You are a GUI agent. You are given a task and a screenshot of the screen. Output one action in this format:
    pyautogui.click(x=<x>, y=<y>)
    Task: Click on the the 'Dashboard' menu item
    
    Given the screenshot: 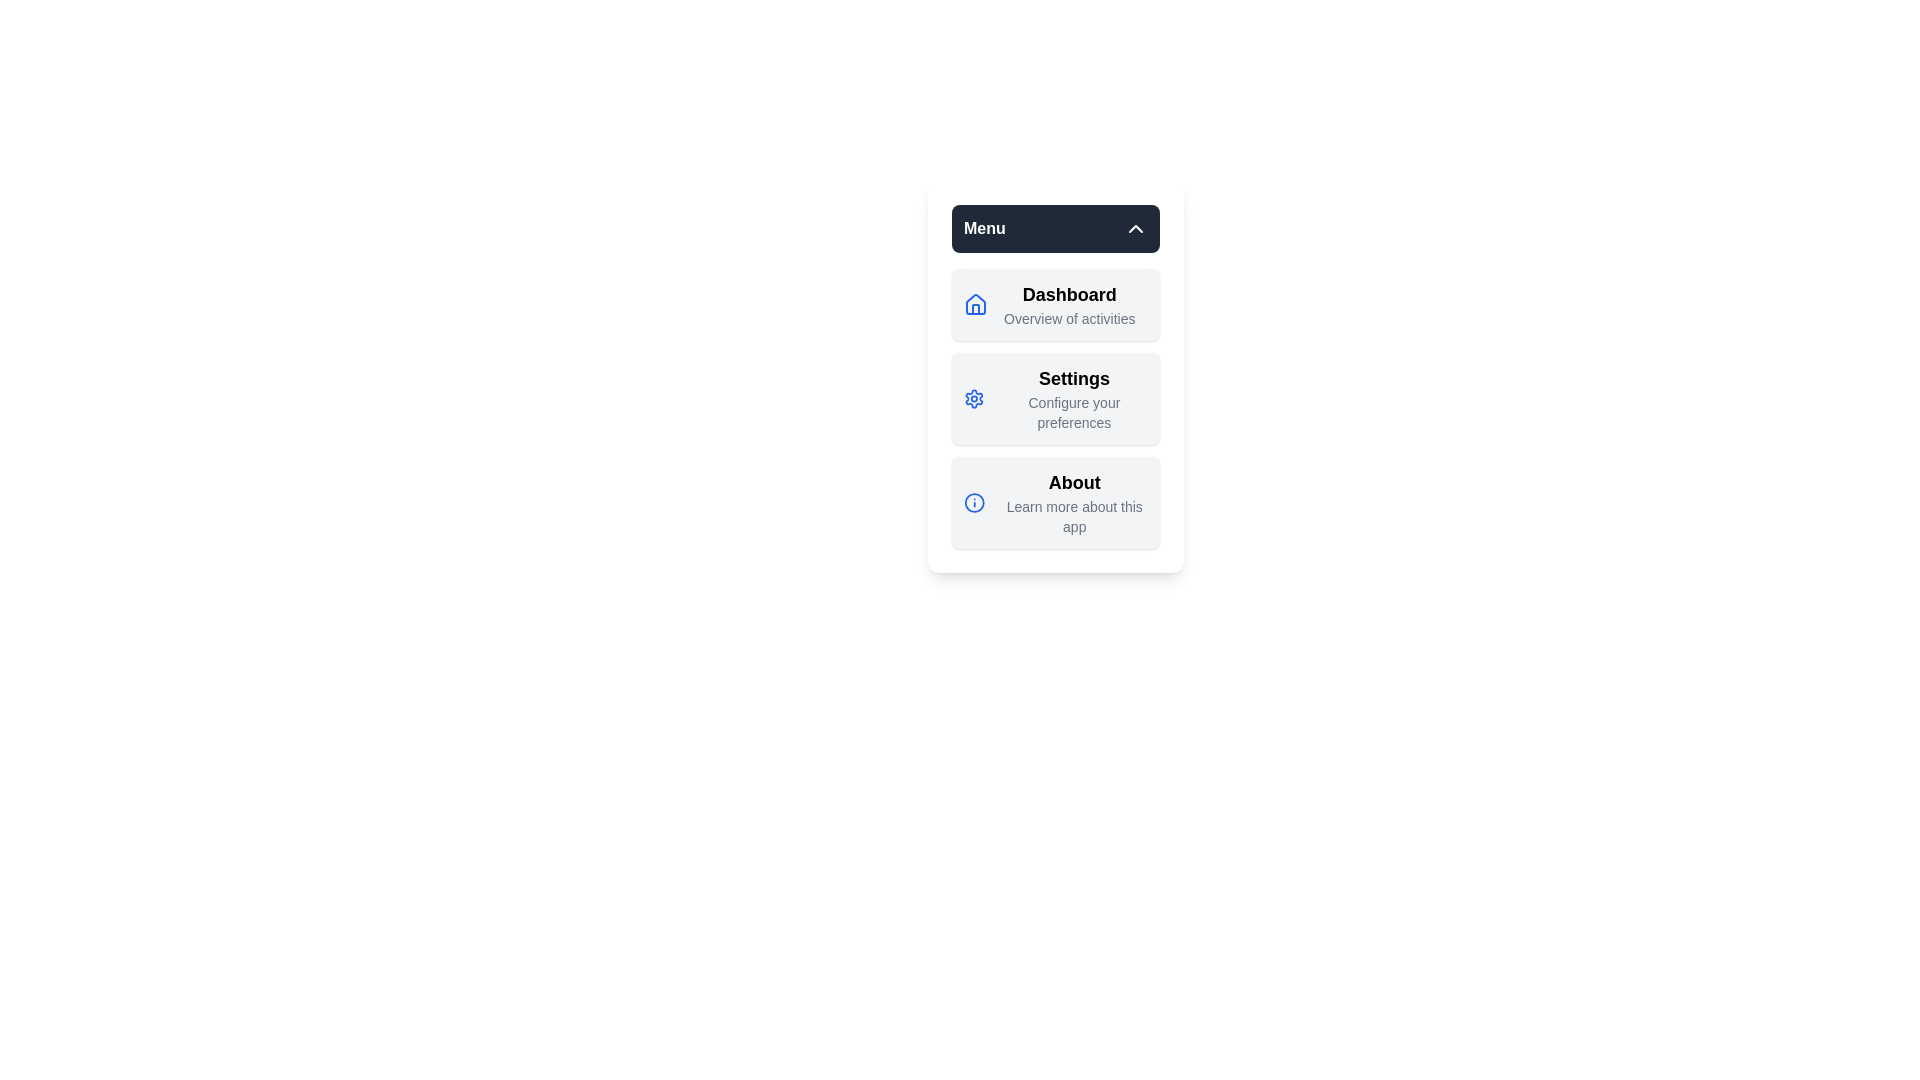 What is the action you would take?
    pyautogui.click(x=1068, y=294)
    